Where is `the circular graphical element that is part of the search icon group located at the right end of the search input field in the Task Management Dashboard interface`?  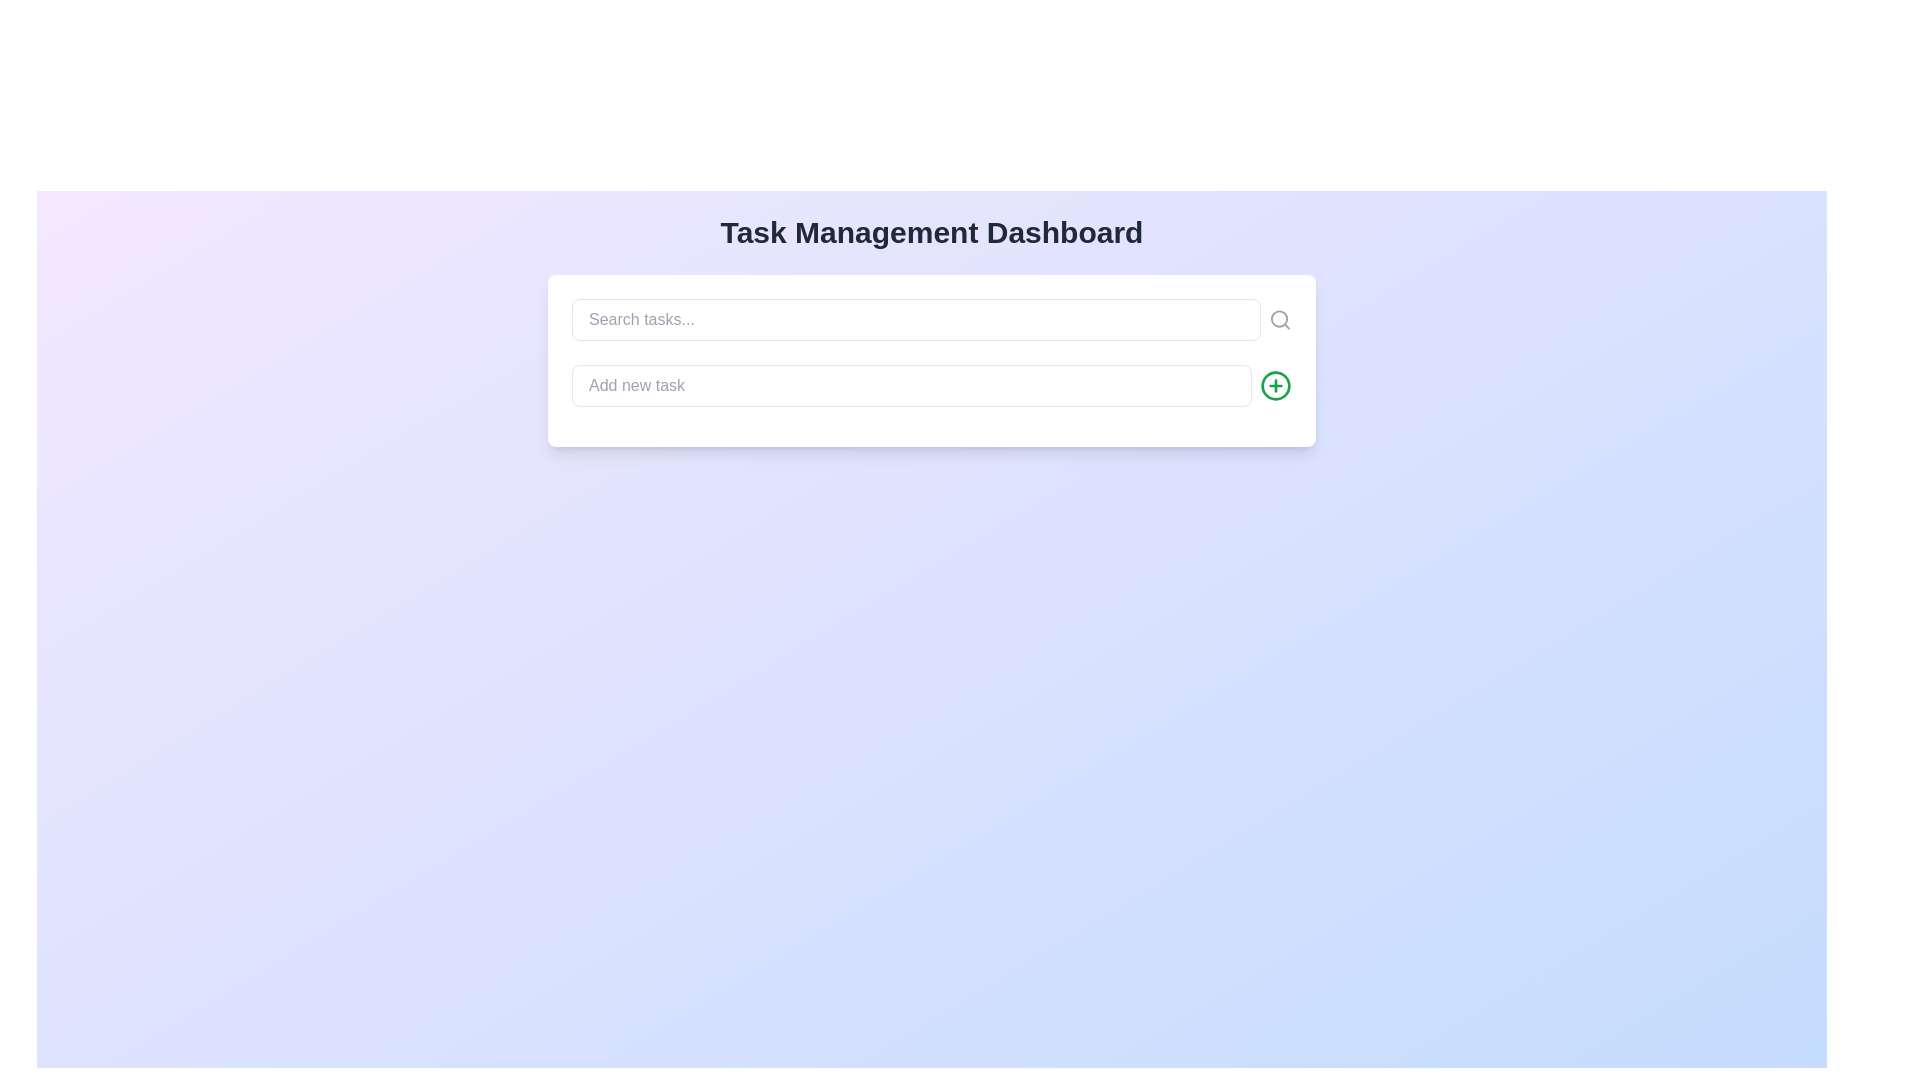 the circular graphical element that is part of the search icon group located at the right end of the search input field in the Task Management Dashboard interface is located at coordinates (1278, 318).